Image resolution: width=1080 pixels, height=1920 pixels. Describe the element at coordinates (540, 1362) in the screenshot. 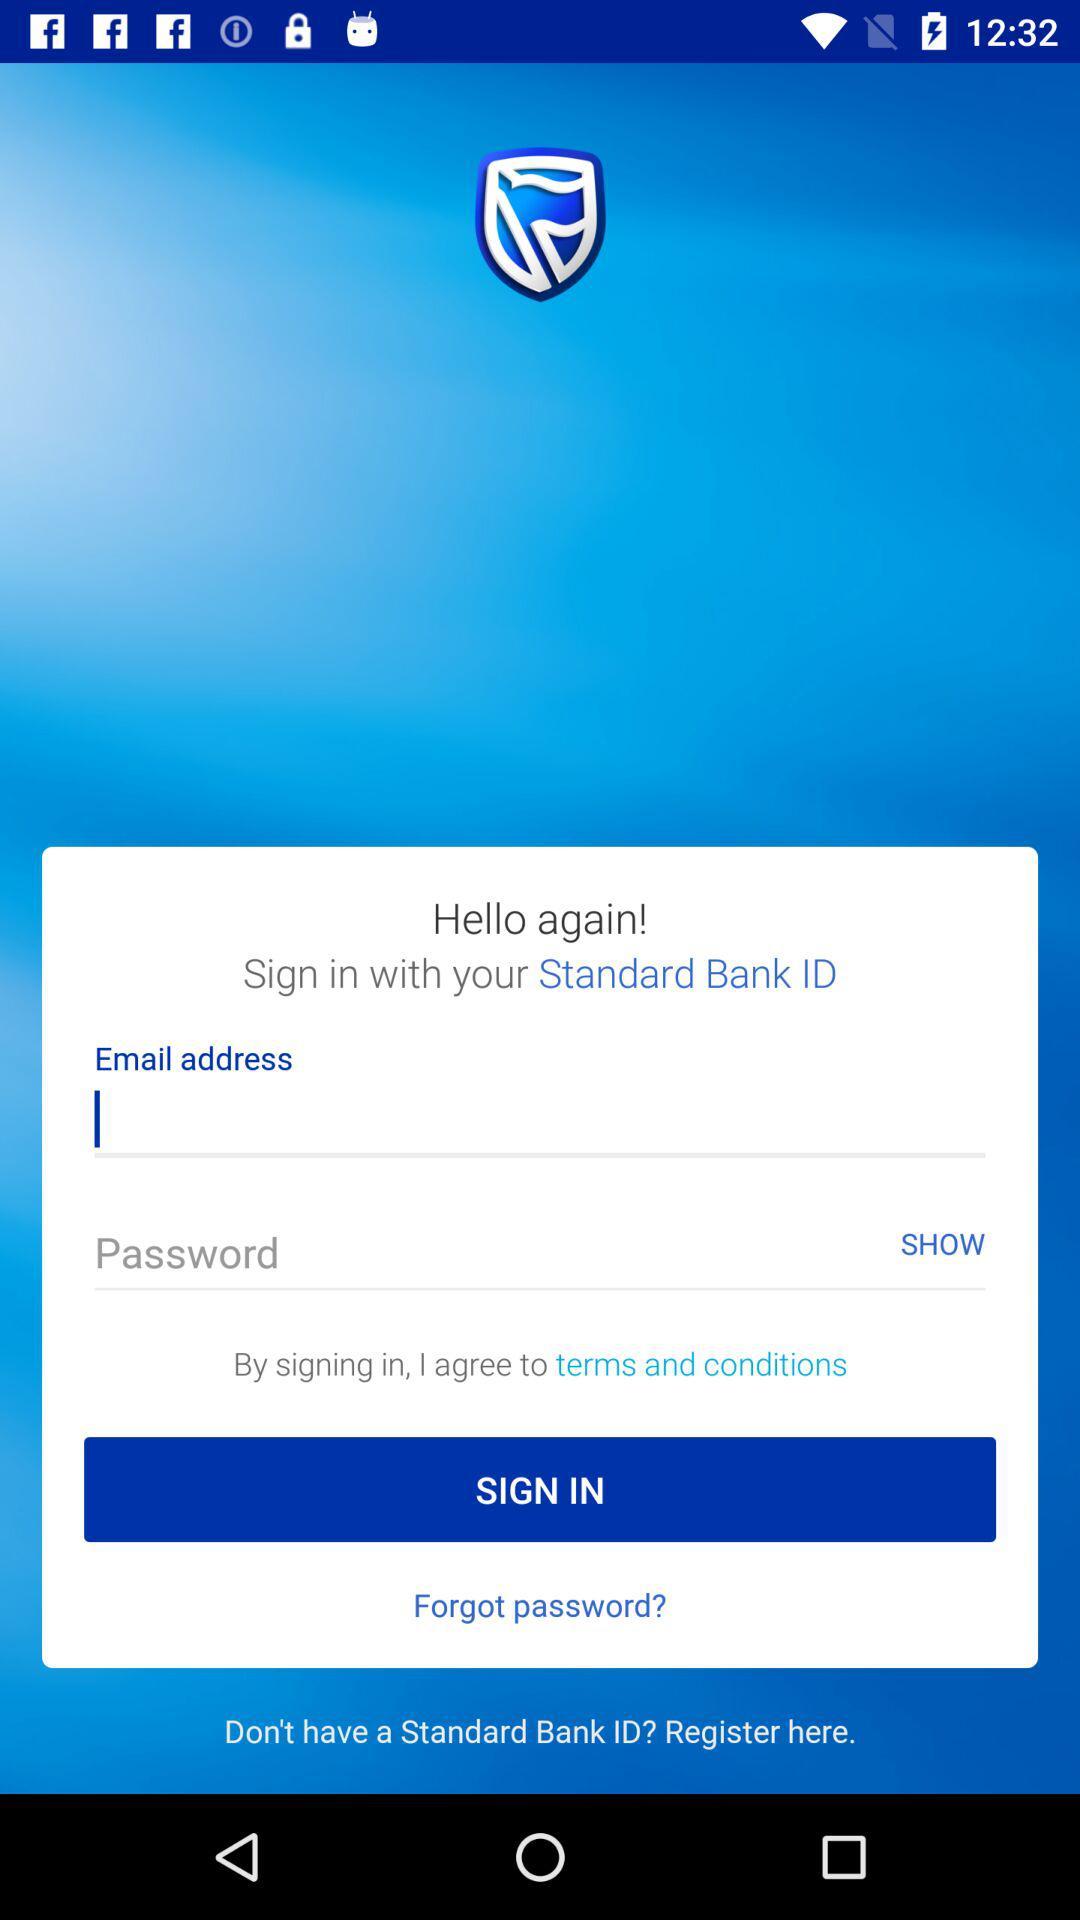

I see `the text above the sign in` at that location.